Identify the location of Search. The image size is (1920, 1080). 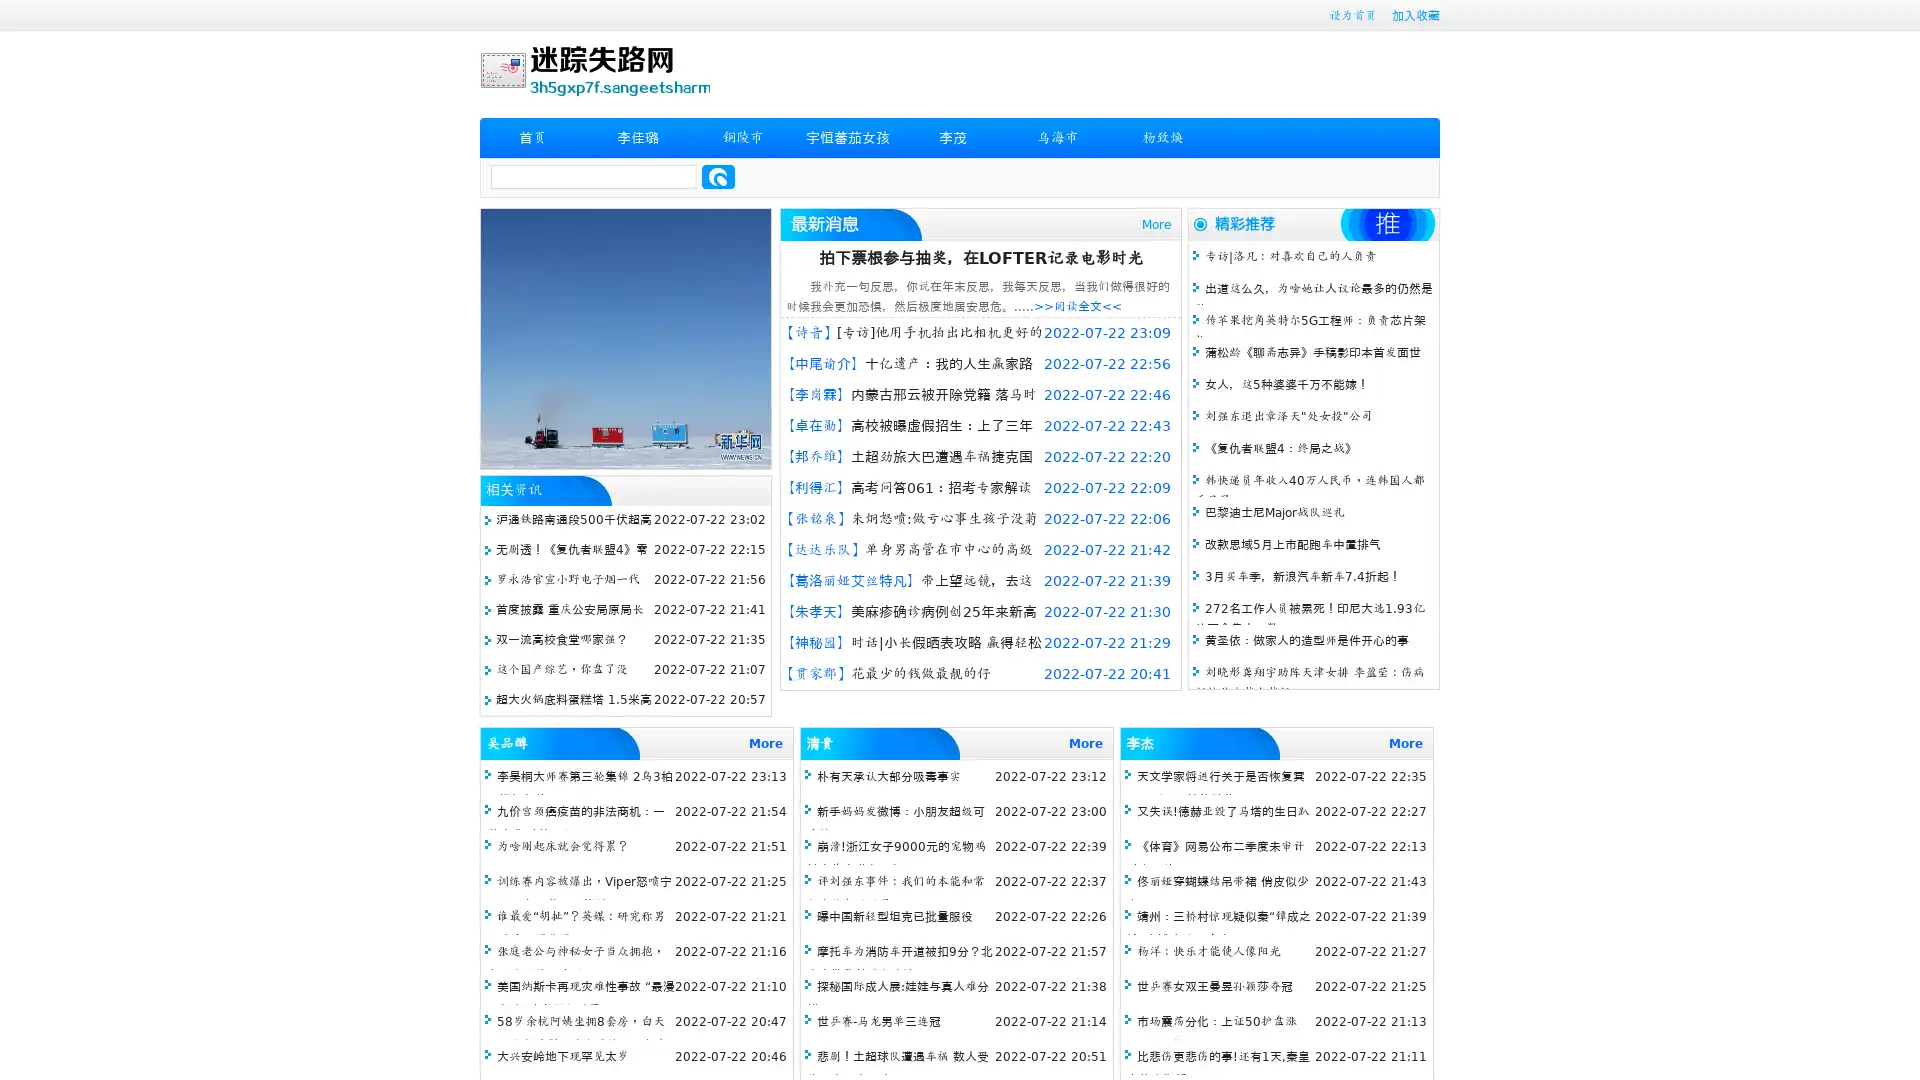
(718, 176).